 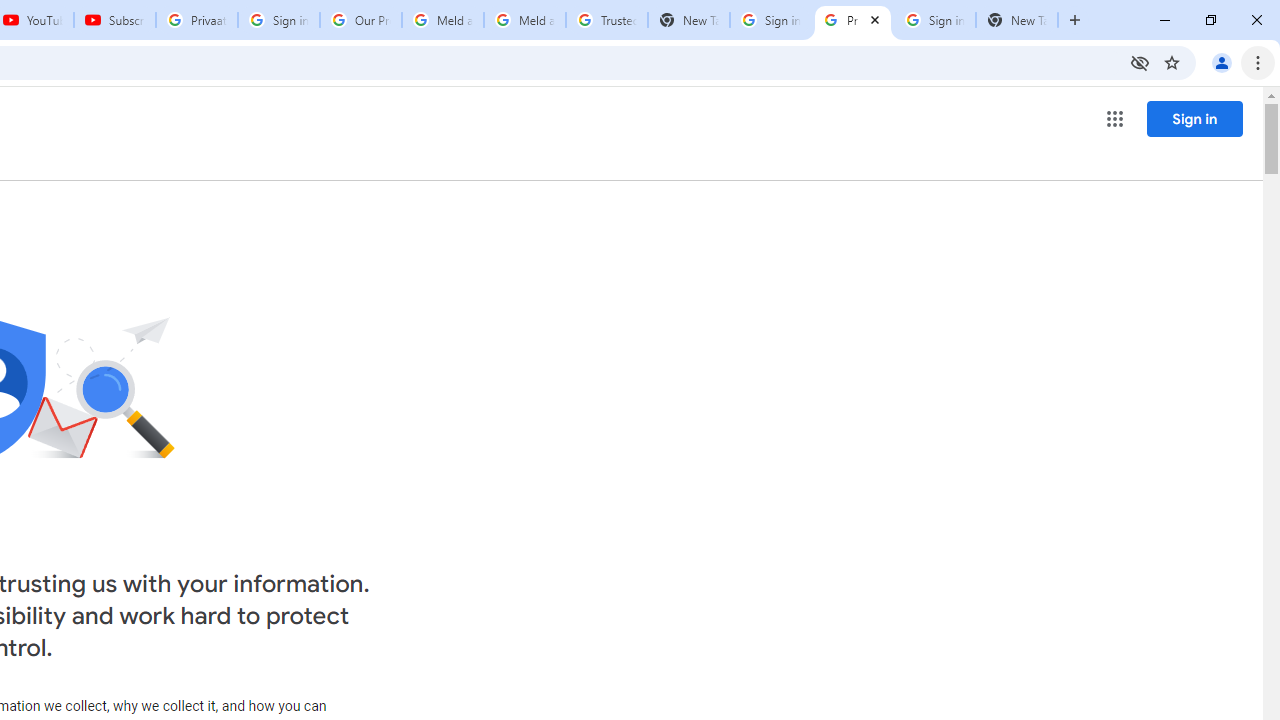 What do you see at coordinates (605, 20) in the screenshot?
I see `'Trusted Information and Content - Google Safety Center'` at bounding box center [605, 20].